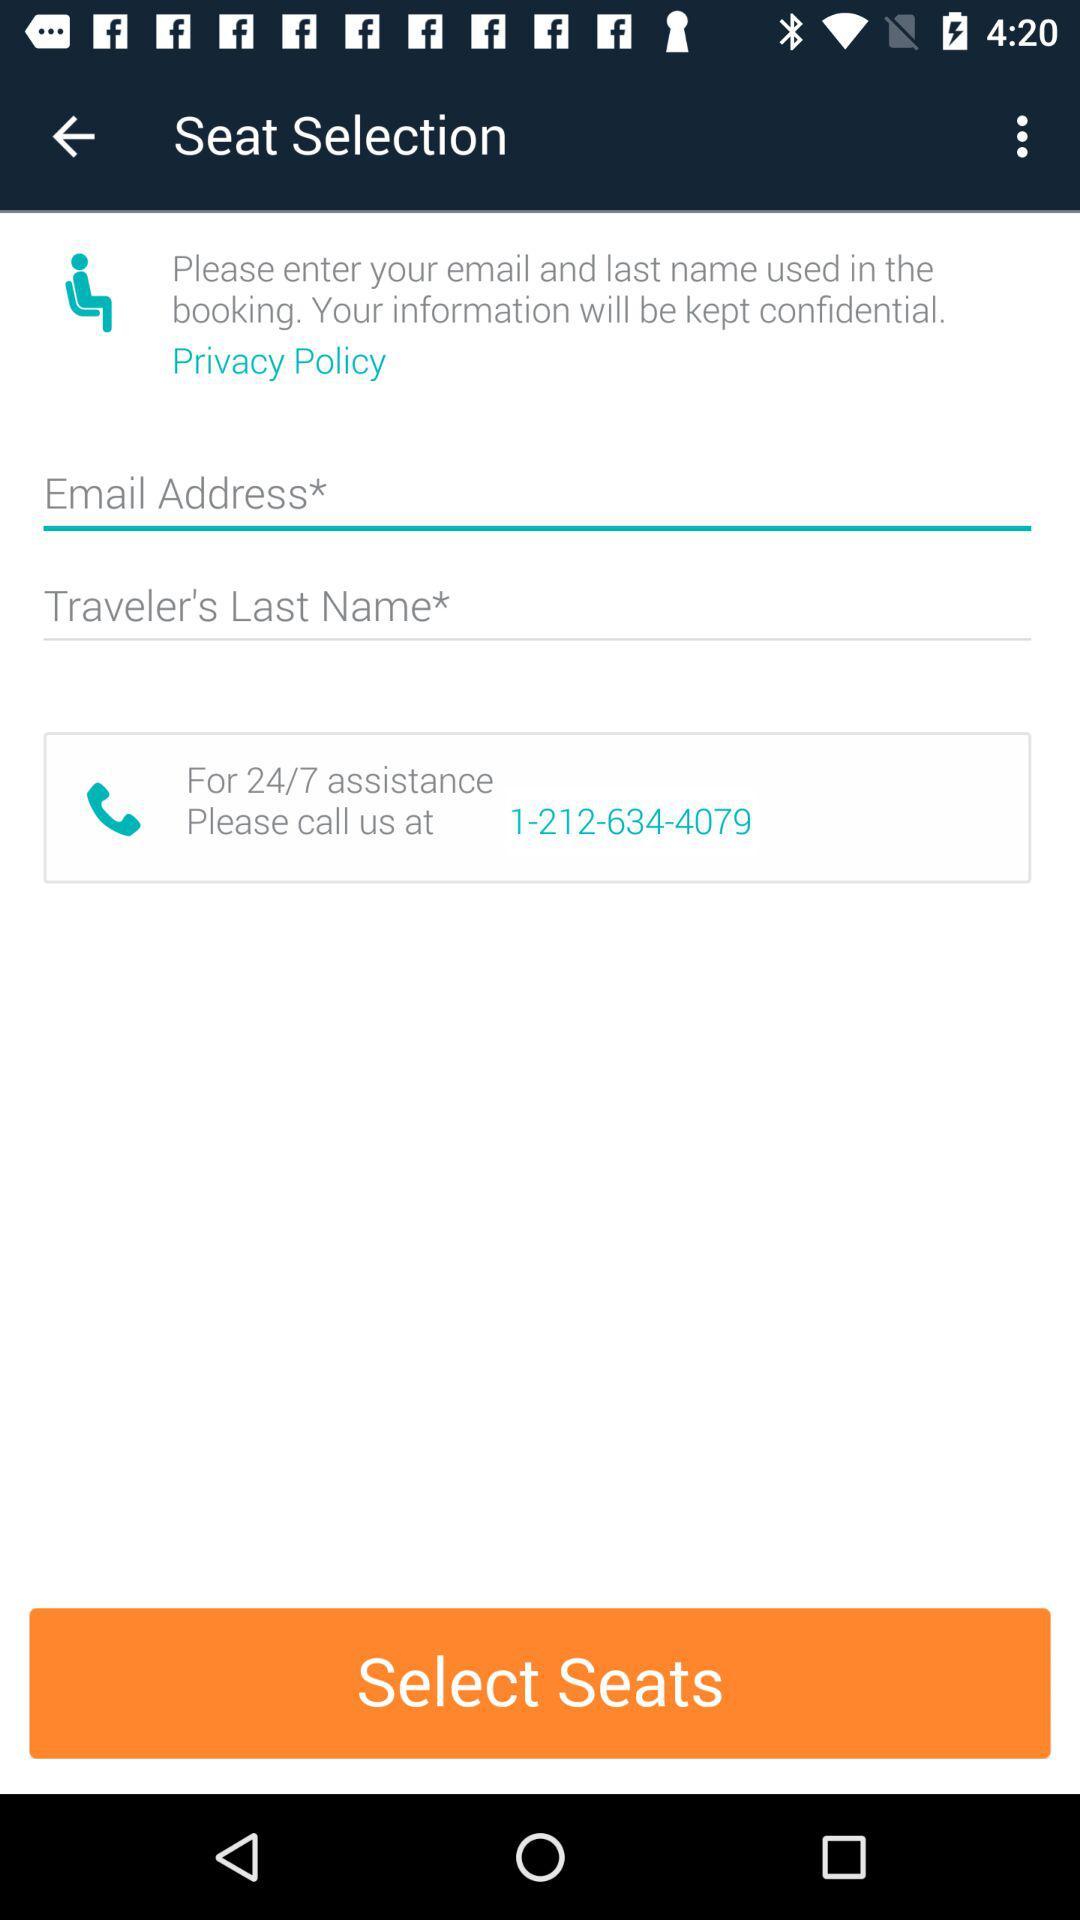  I want to click on the item above select seats icon, so click(630, 821).